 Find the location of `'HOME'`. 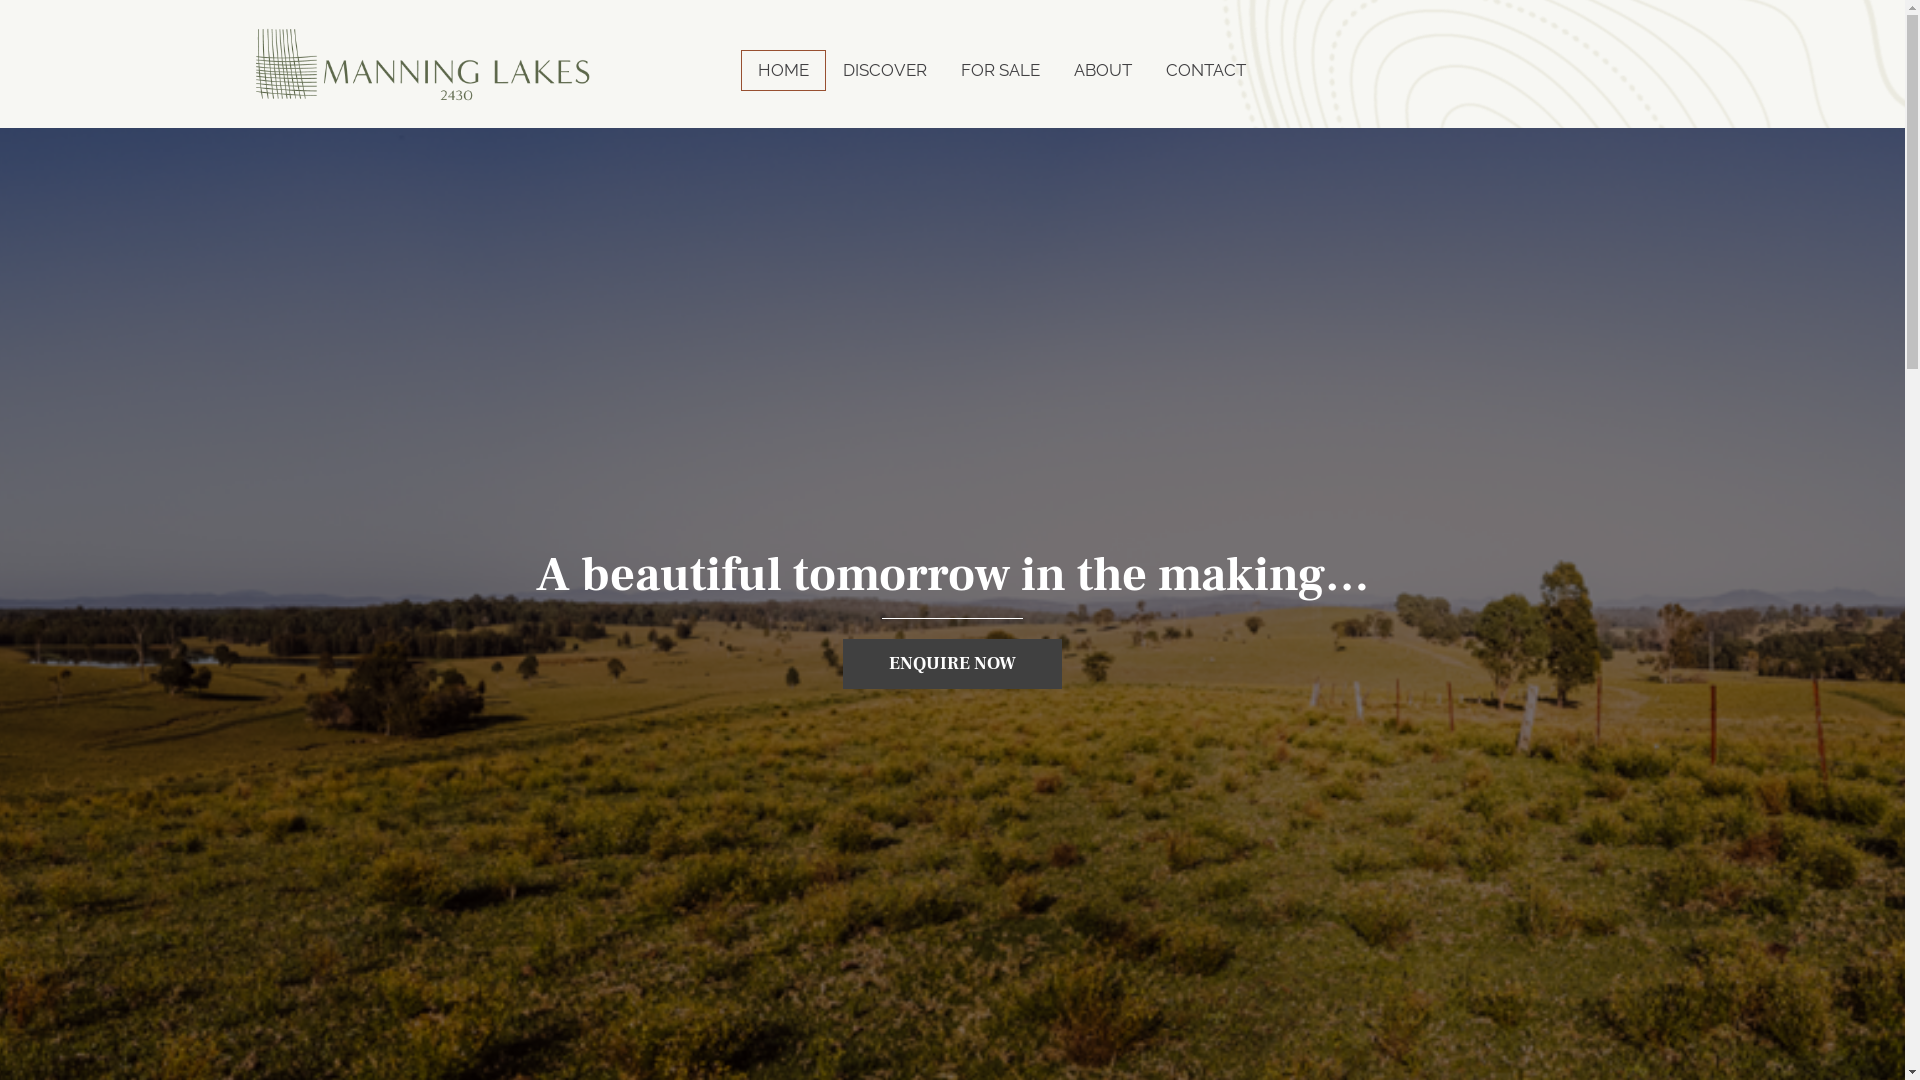

'HOME' is located at coordinates (782, 69).